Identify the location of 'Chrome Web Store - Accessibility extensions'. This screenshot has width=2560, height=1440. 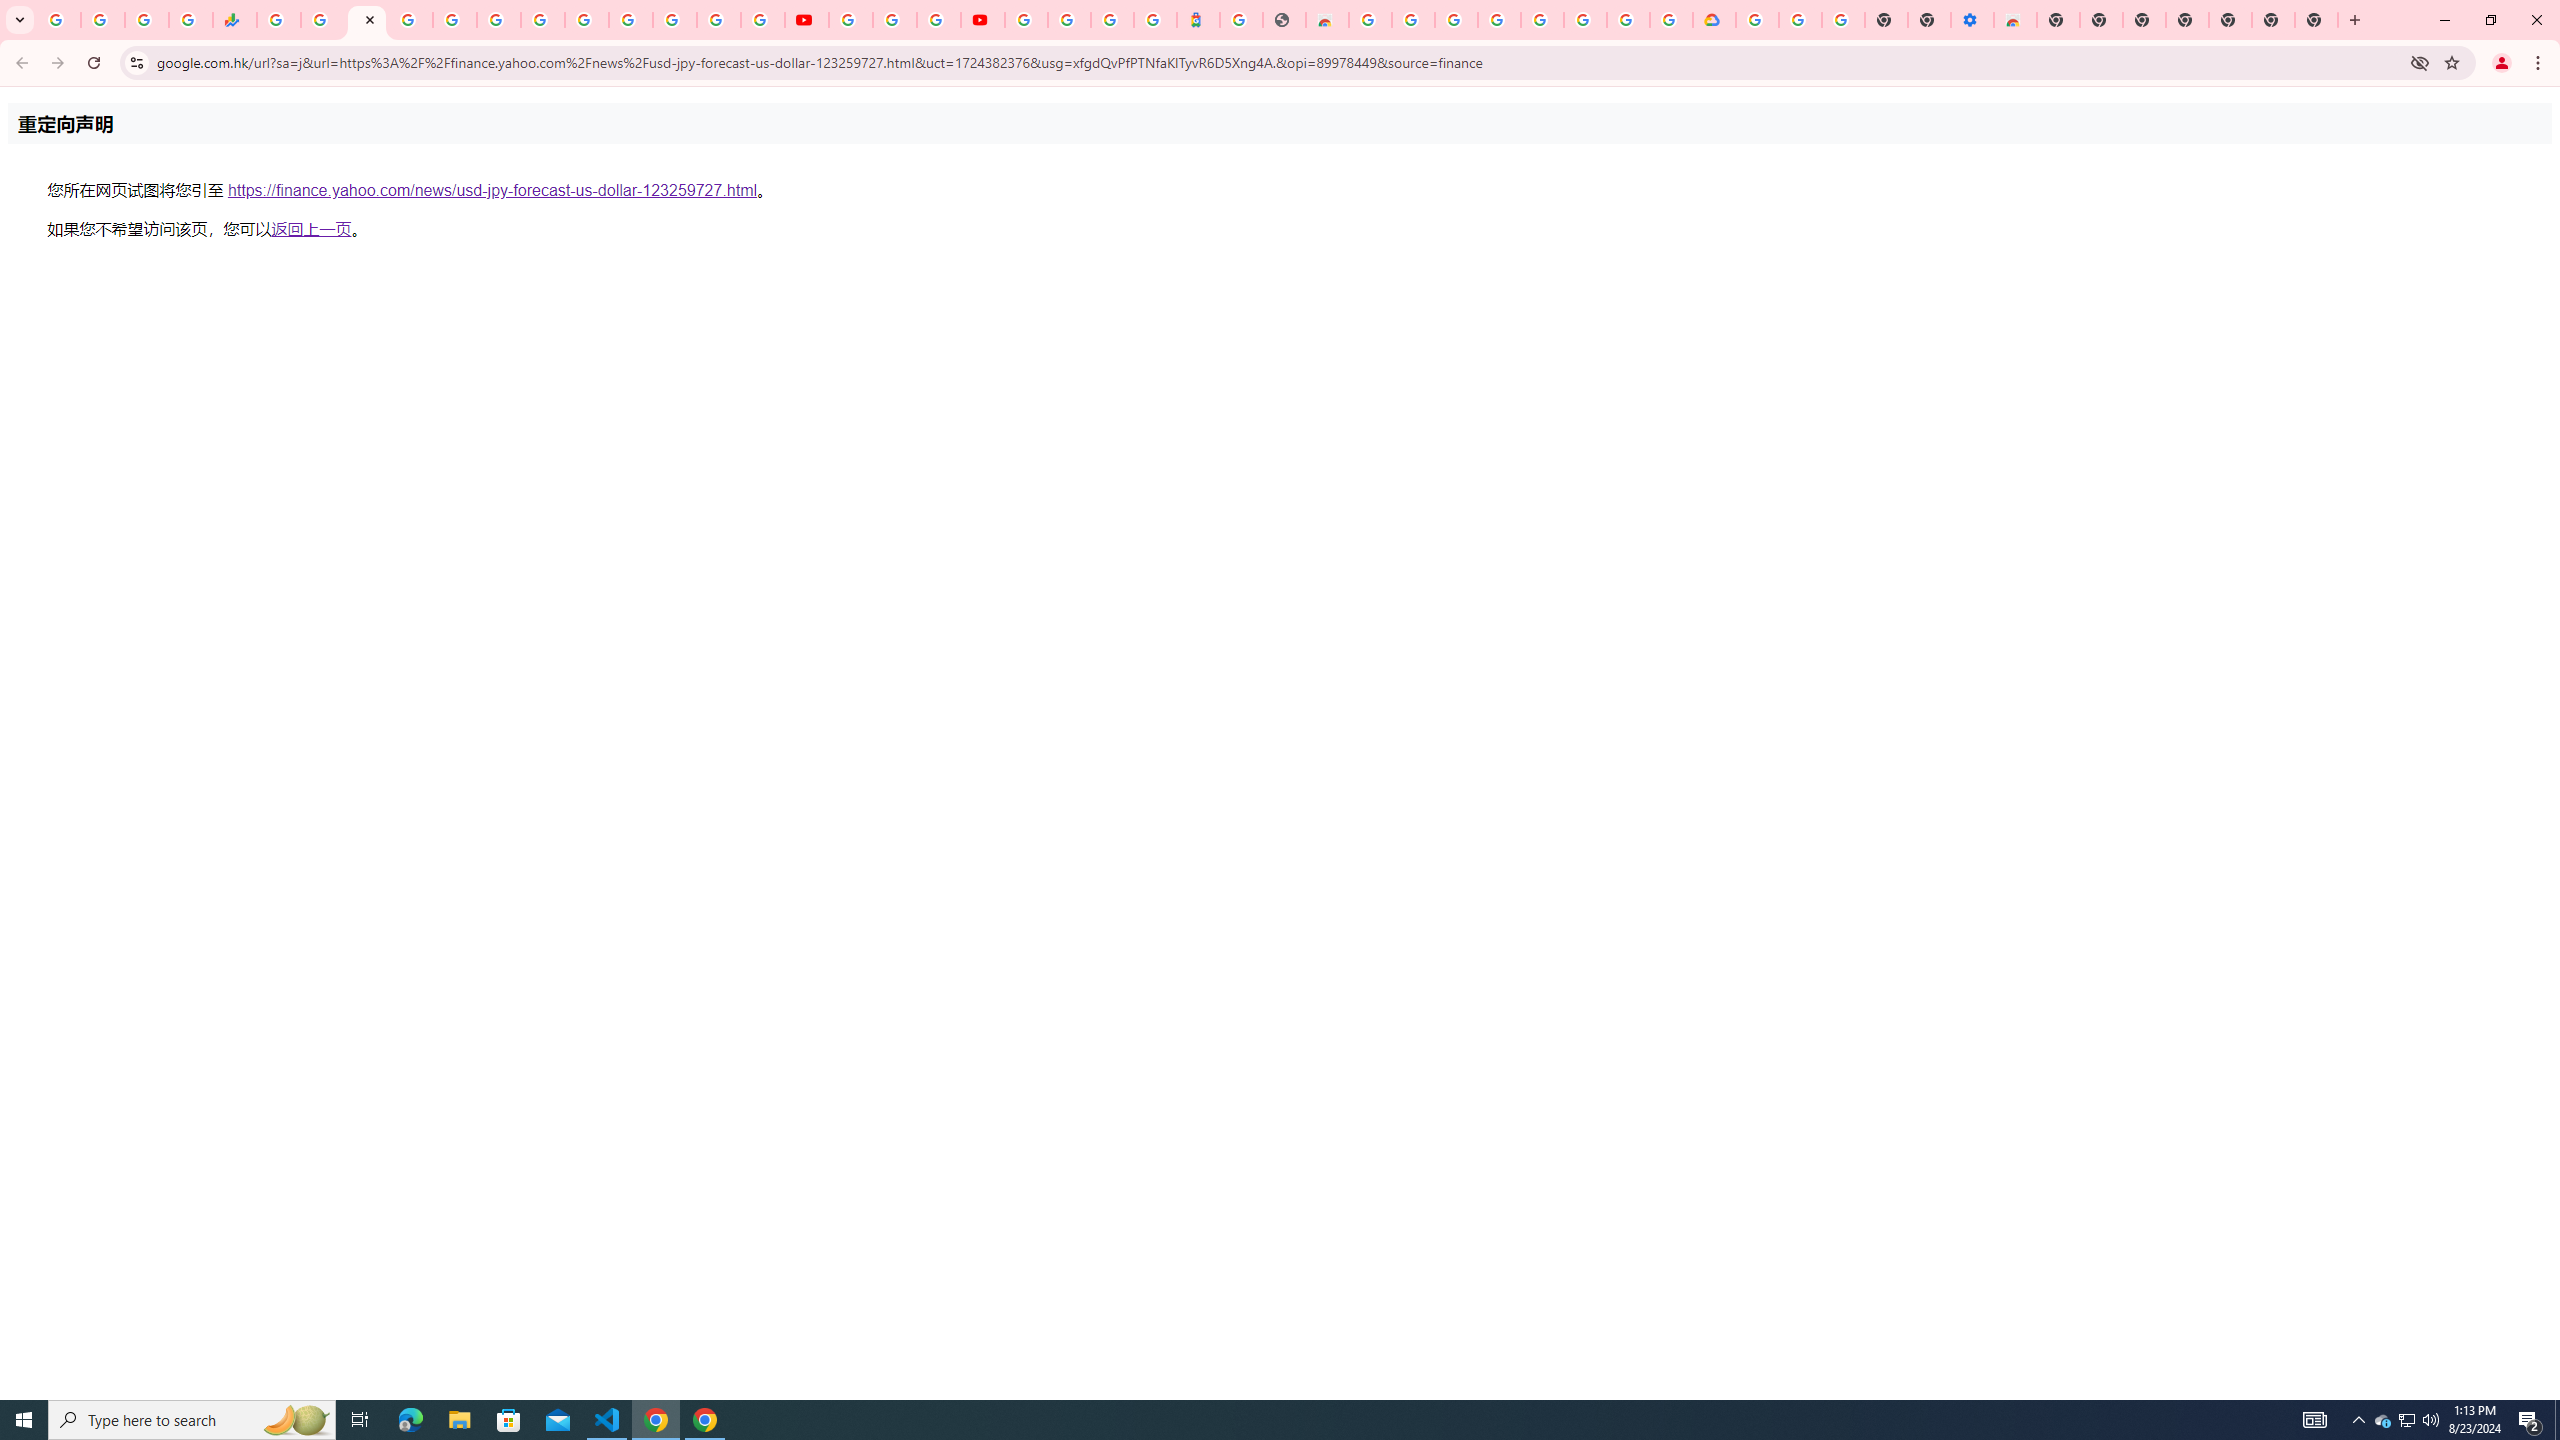
(2013, 19).